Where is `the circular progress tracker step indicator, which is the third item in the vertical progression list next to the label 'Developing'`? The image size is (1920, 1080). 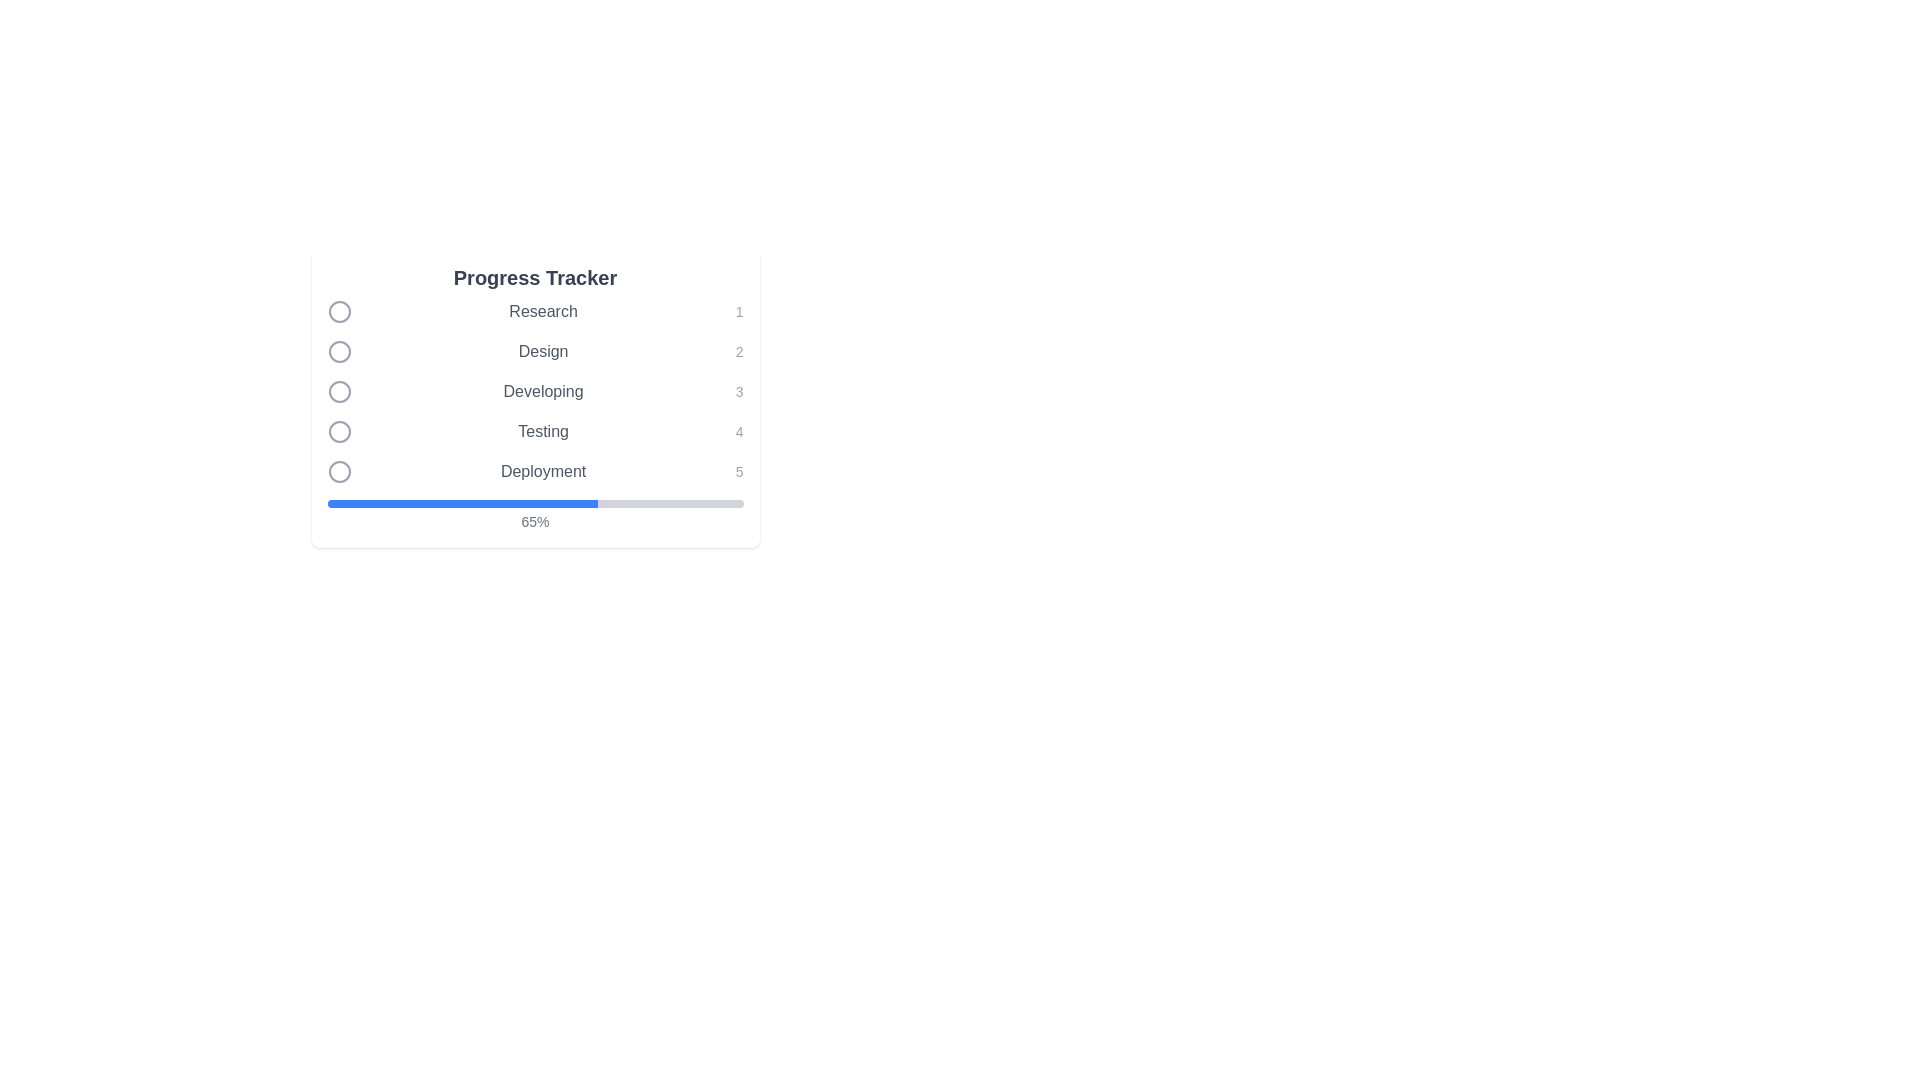
the circular progress tracker step indicator, which is the third item in the vertical progression list next to the label 'Developing' is located at coordinates (339, 392).